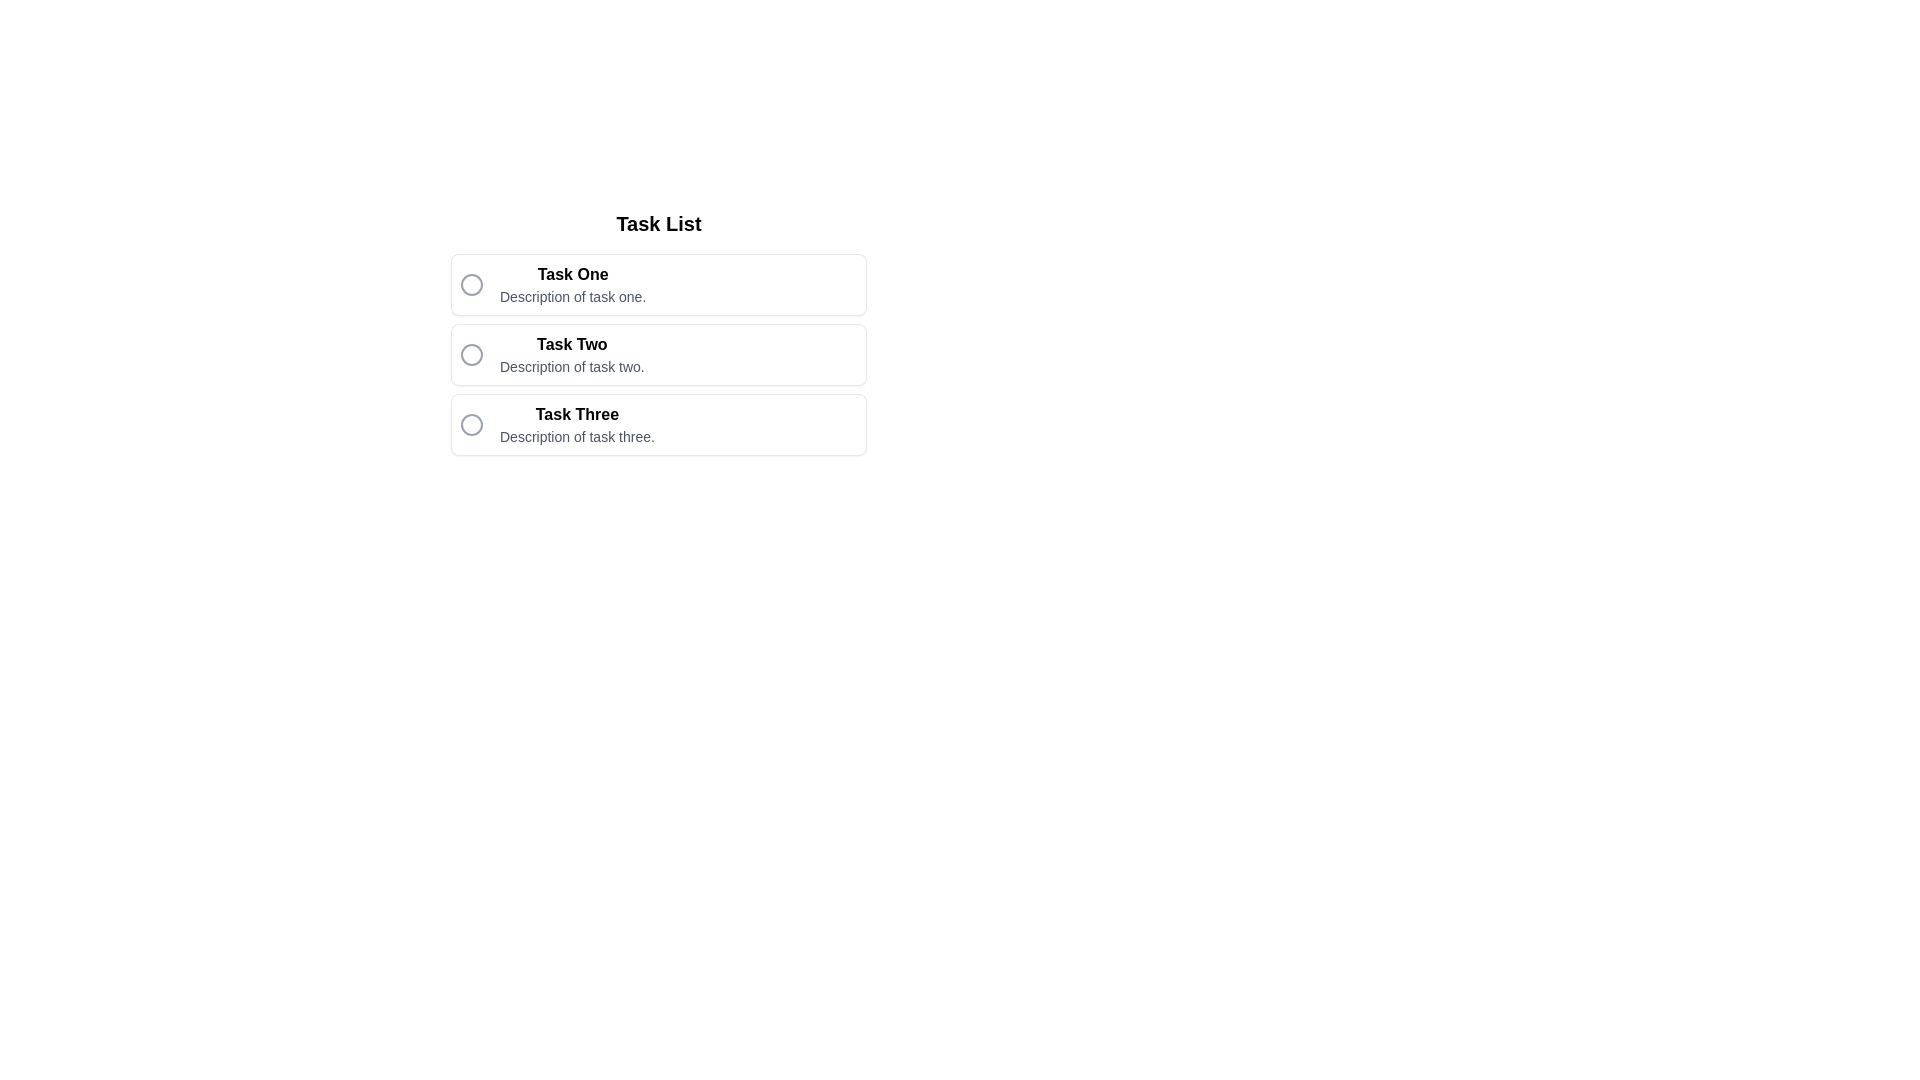 The image size is (1920, 1080). I want to click on title 'Task One' and the description 'Description of task one.' from the first task item, which contains a radio button and is located at the top of the vertical list, so click(658, 285).